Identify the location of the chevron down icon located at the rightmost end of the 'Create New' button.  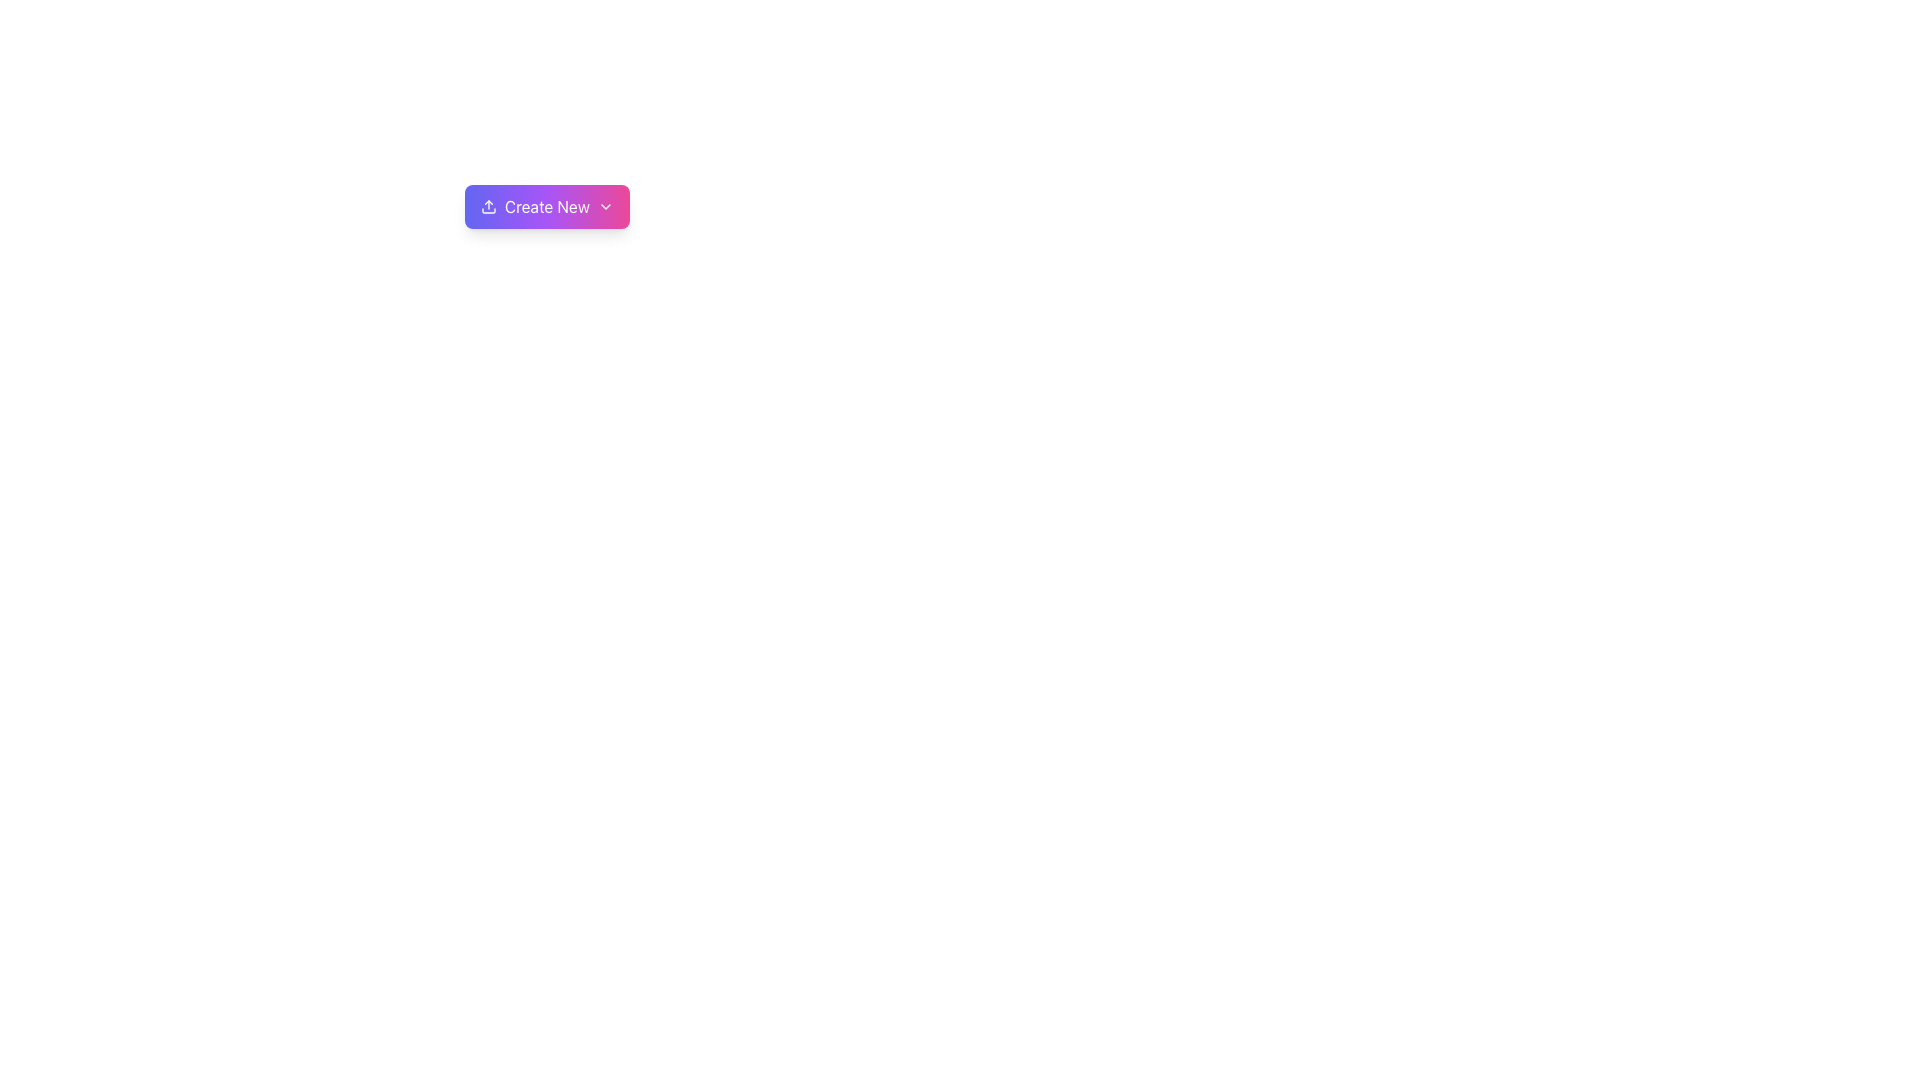
(604, 207).